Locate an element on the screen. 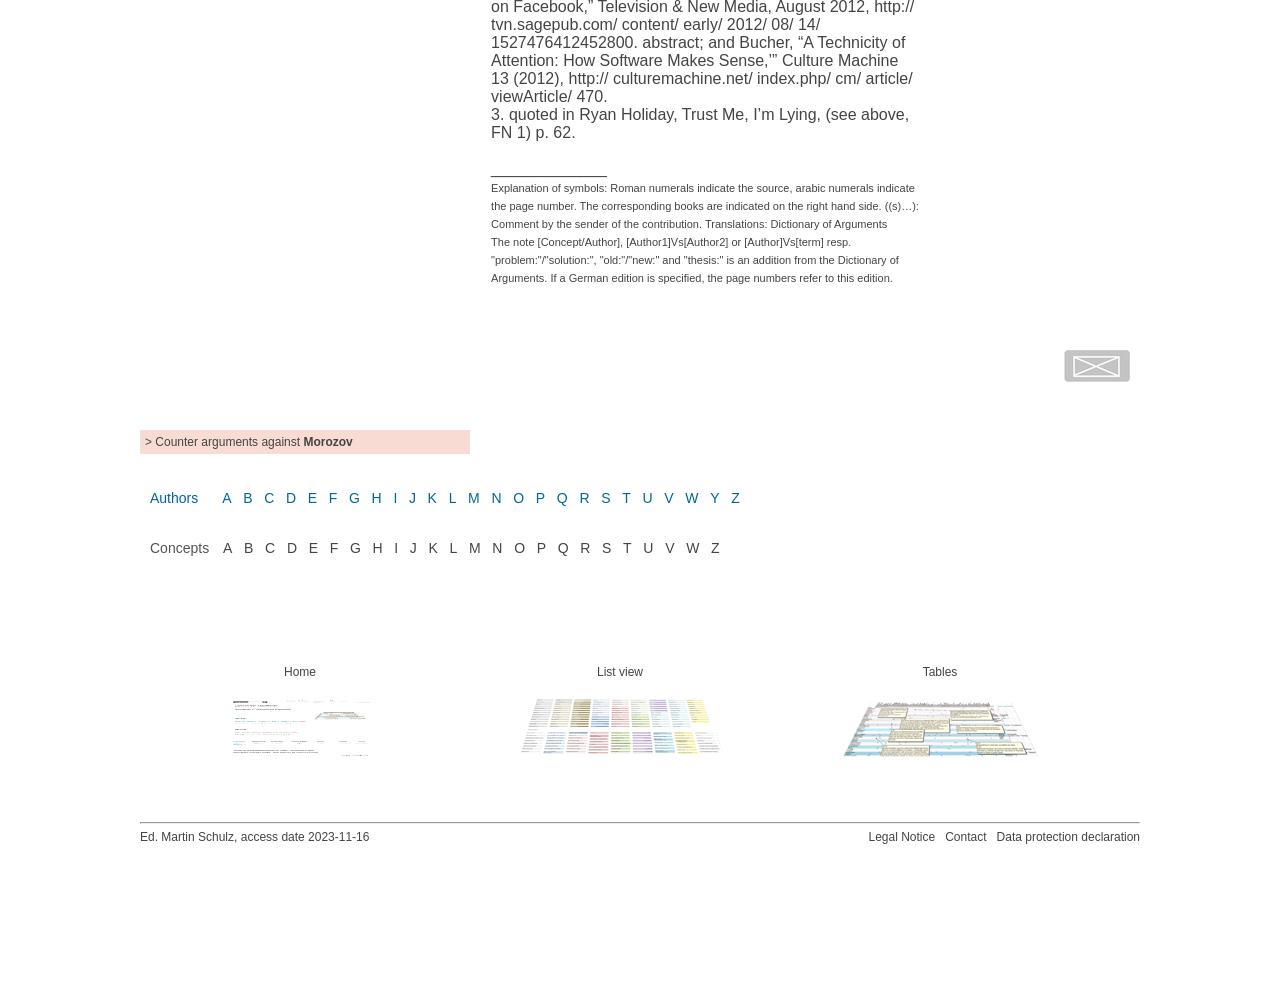  '_____________' is located at coordinates (548, 167).